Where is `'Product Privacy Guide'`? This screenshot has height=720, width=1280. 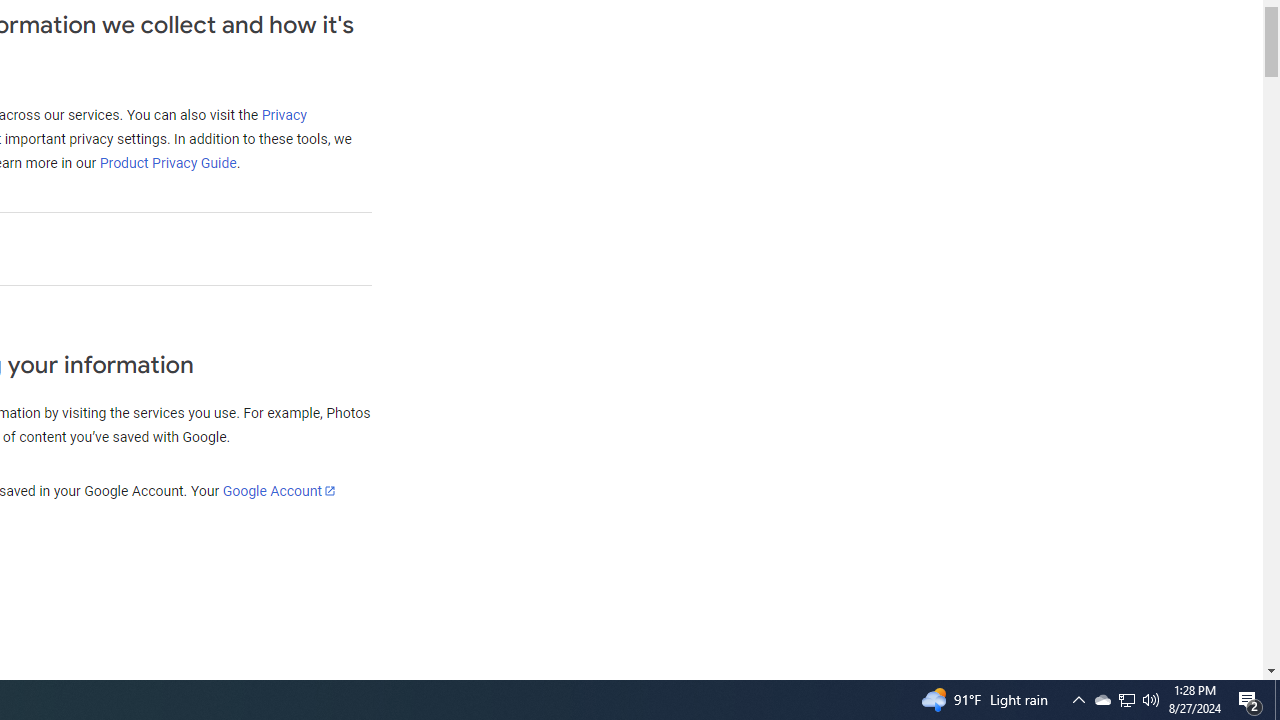
'Product Privacy Guide' is located at coordinates (167, 162).